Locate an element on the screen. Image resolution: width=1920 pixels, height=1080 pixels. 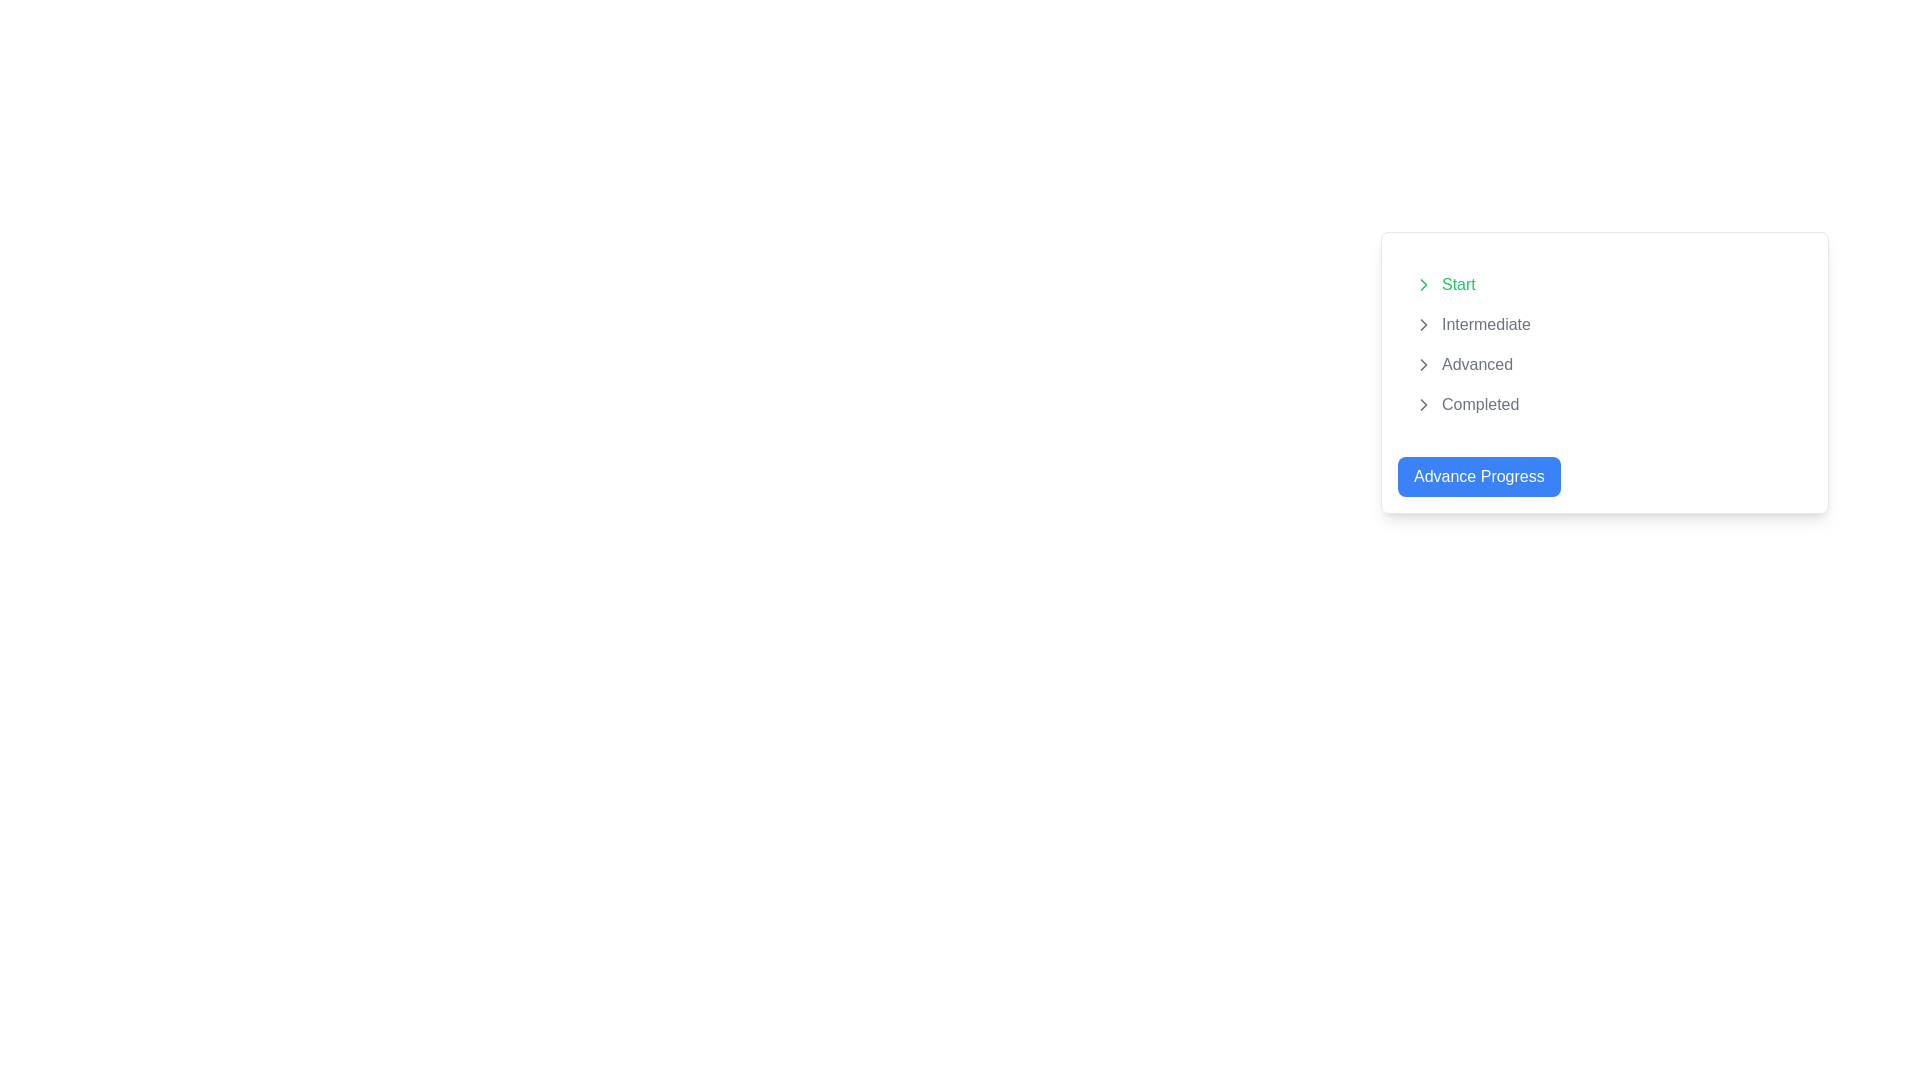
the right-pointing chevron icon next to the label 'Completed', which is a minimalistic gray arrow indicating navigation is located at coordinates (1423, 405).